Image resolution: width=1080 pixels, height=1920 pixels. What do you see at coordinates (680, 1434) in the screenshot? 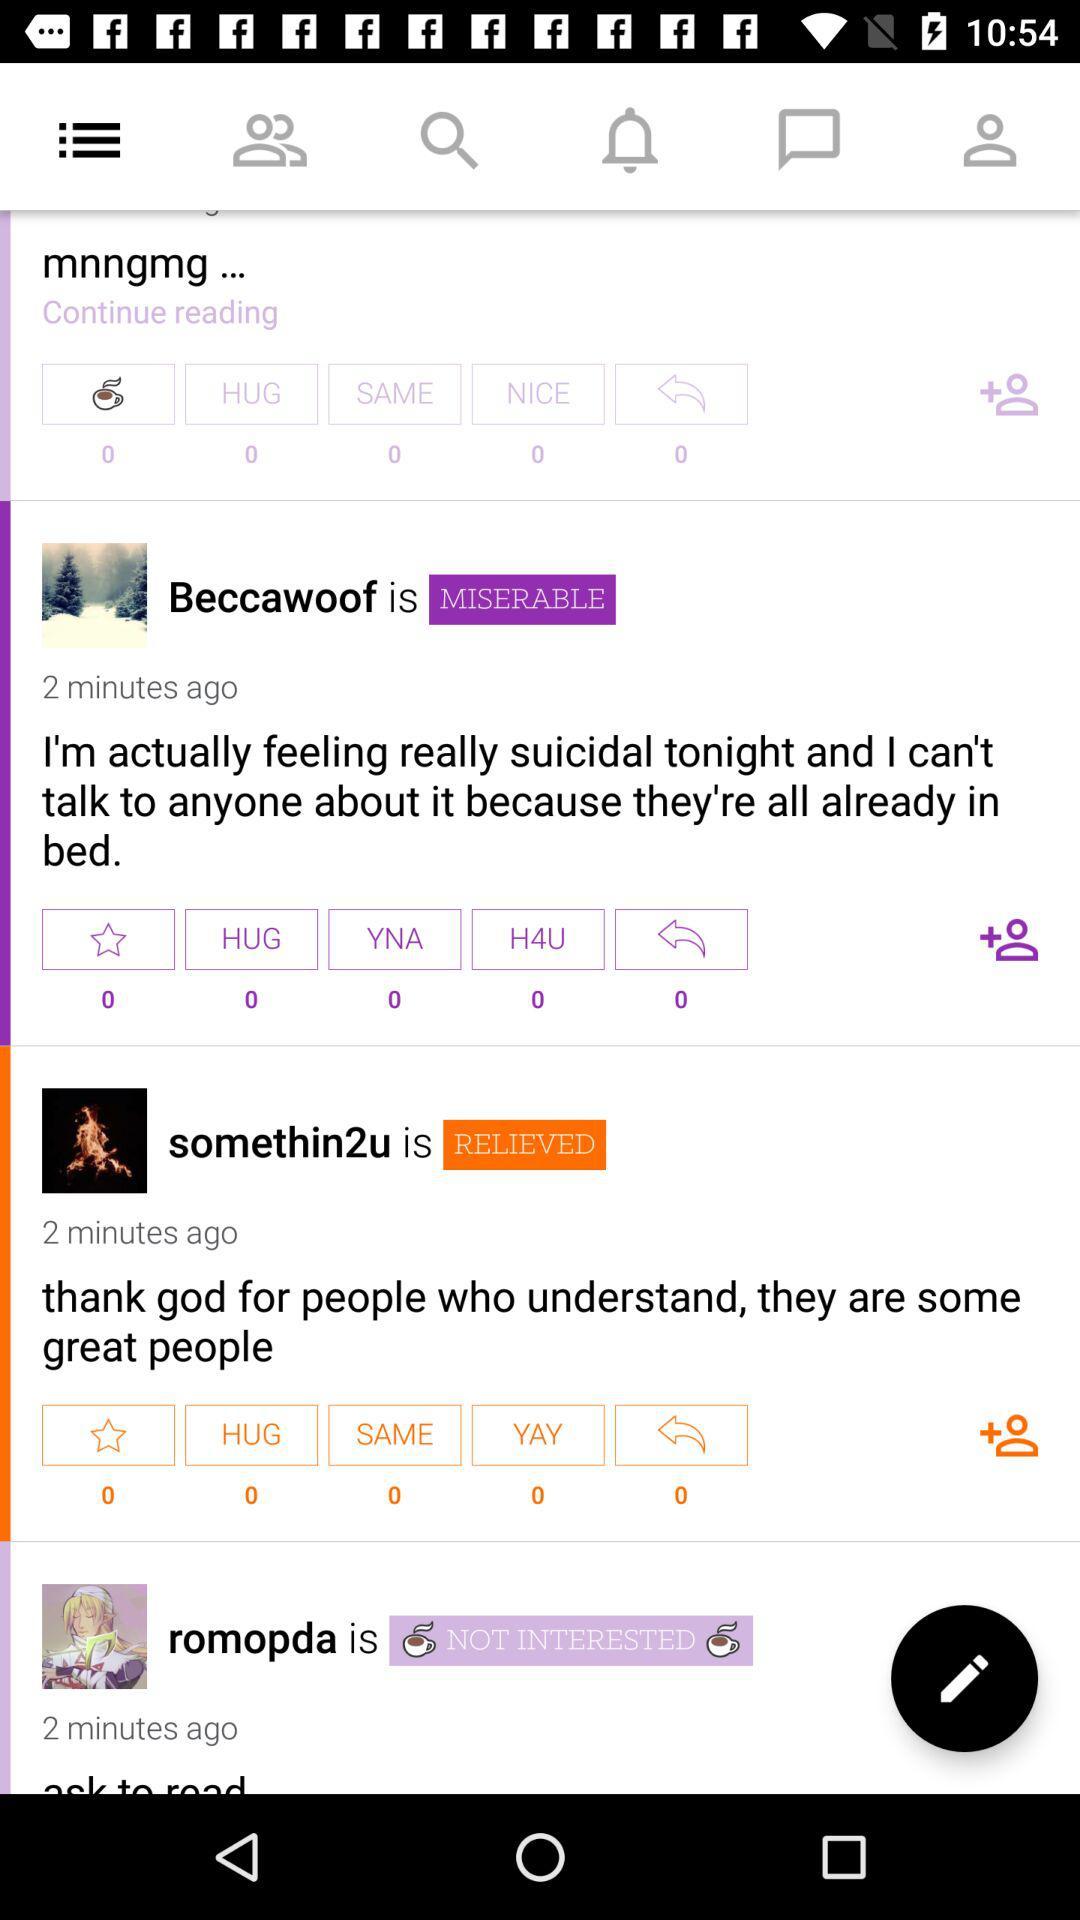
I see `expression button` at bounding box center [680, 1434].